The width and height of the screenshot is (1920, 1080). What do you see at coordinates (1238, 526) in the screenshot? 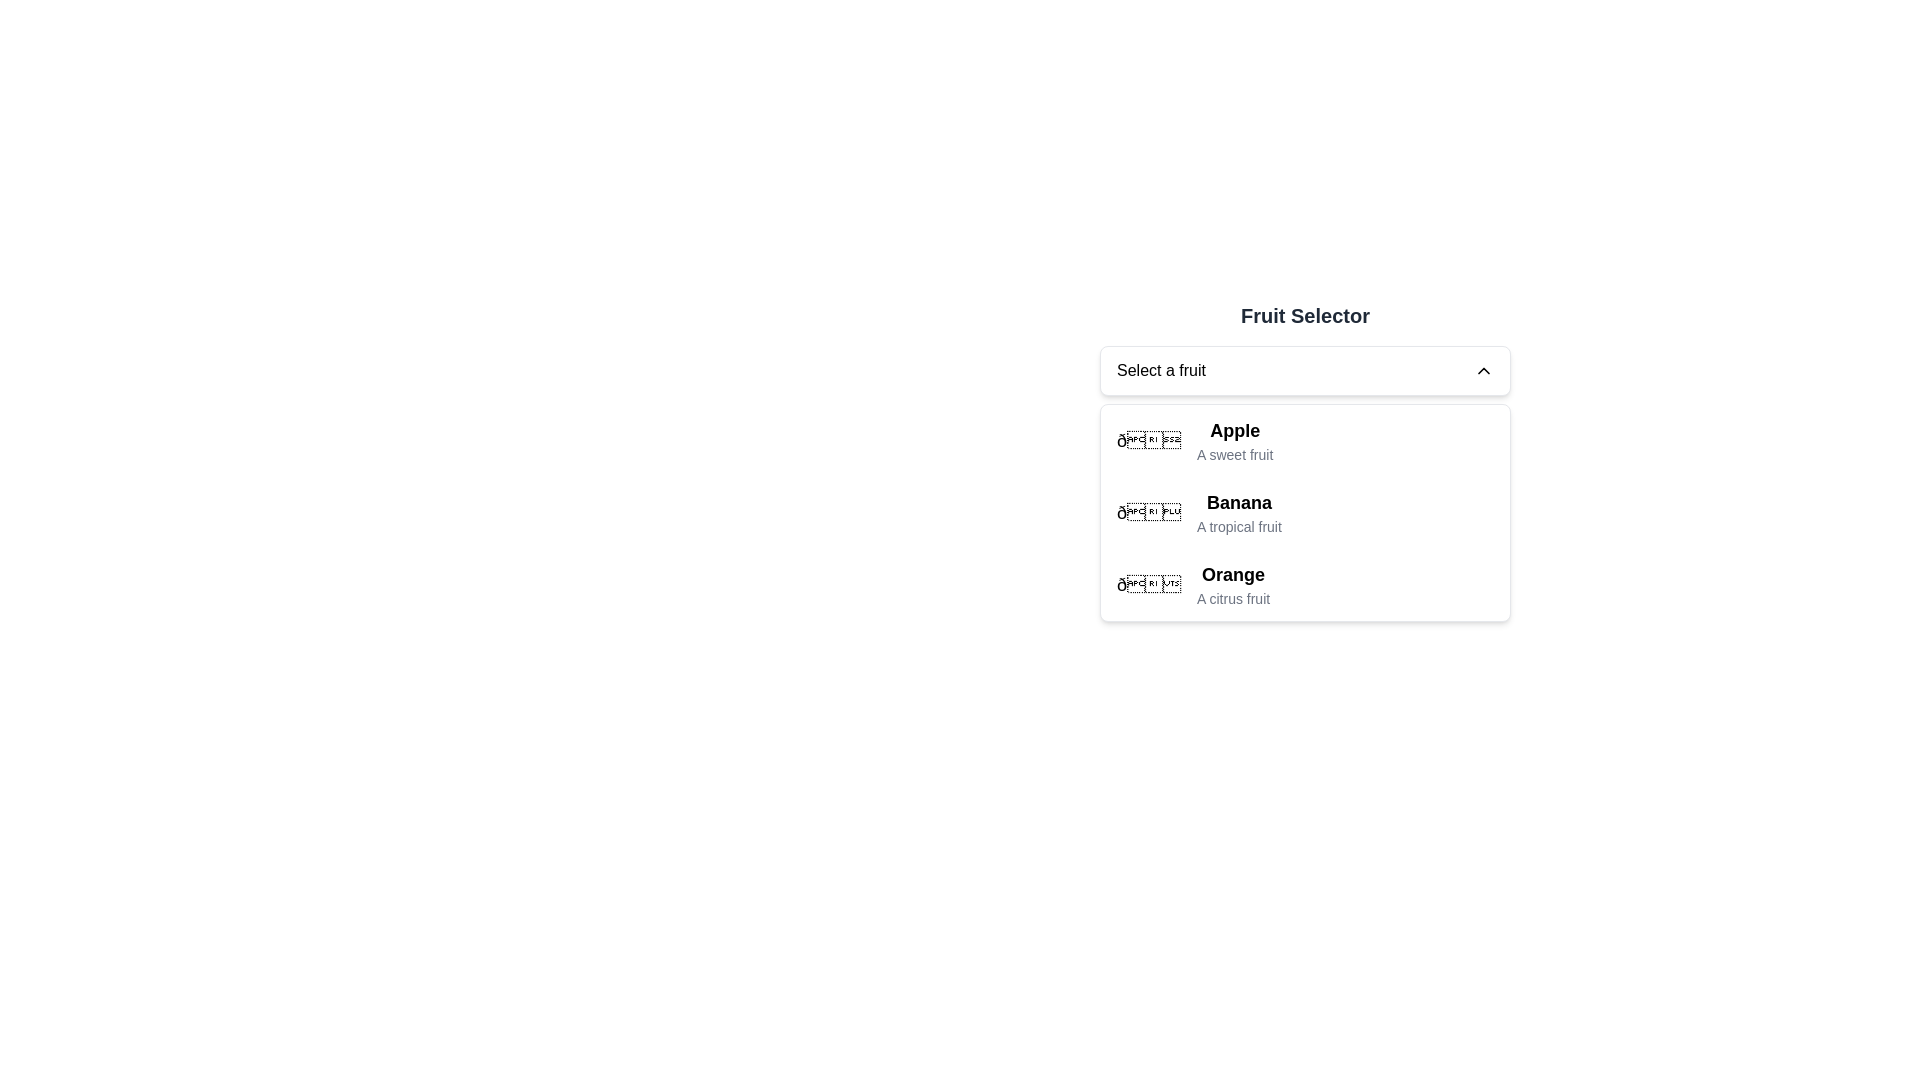
I see `the informational text label for 'Banana' located directly beneath the larger text in the dropdown list` at bounding box center [1238, 526].